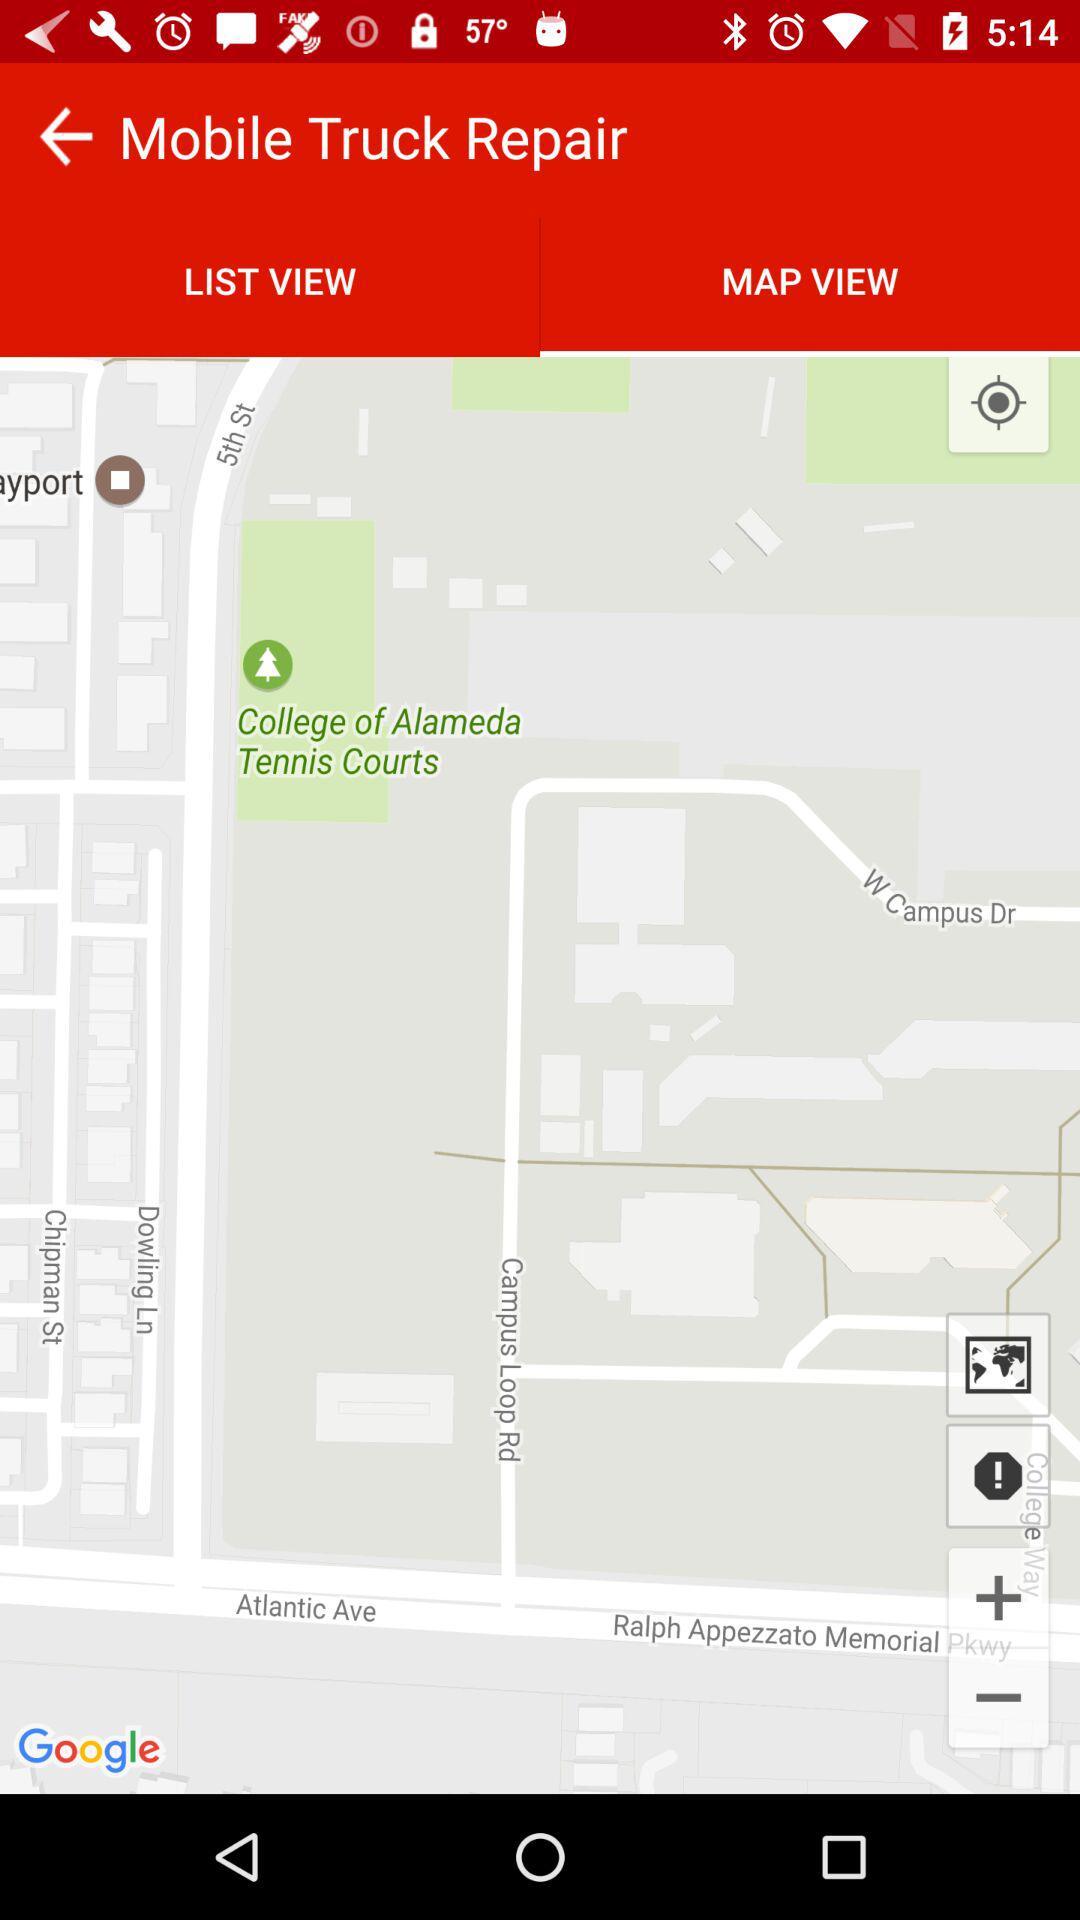  What do you see at coordinates (810, 279) in the screenshot?
I see `item to the right of list view app` at bounding box center [810, 279].